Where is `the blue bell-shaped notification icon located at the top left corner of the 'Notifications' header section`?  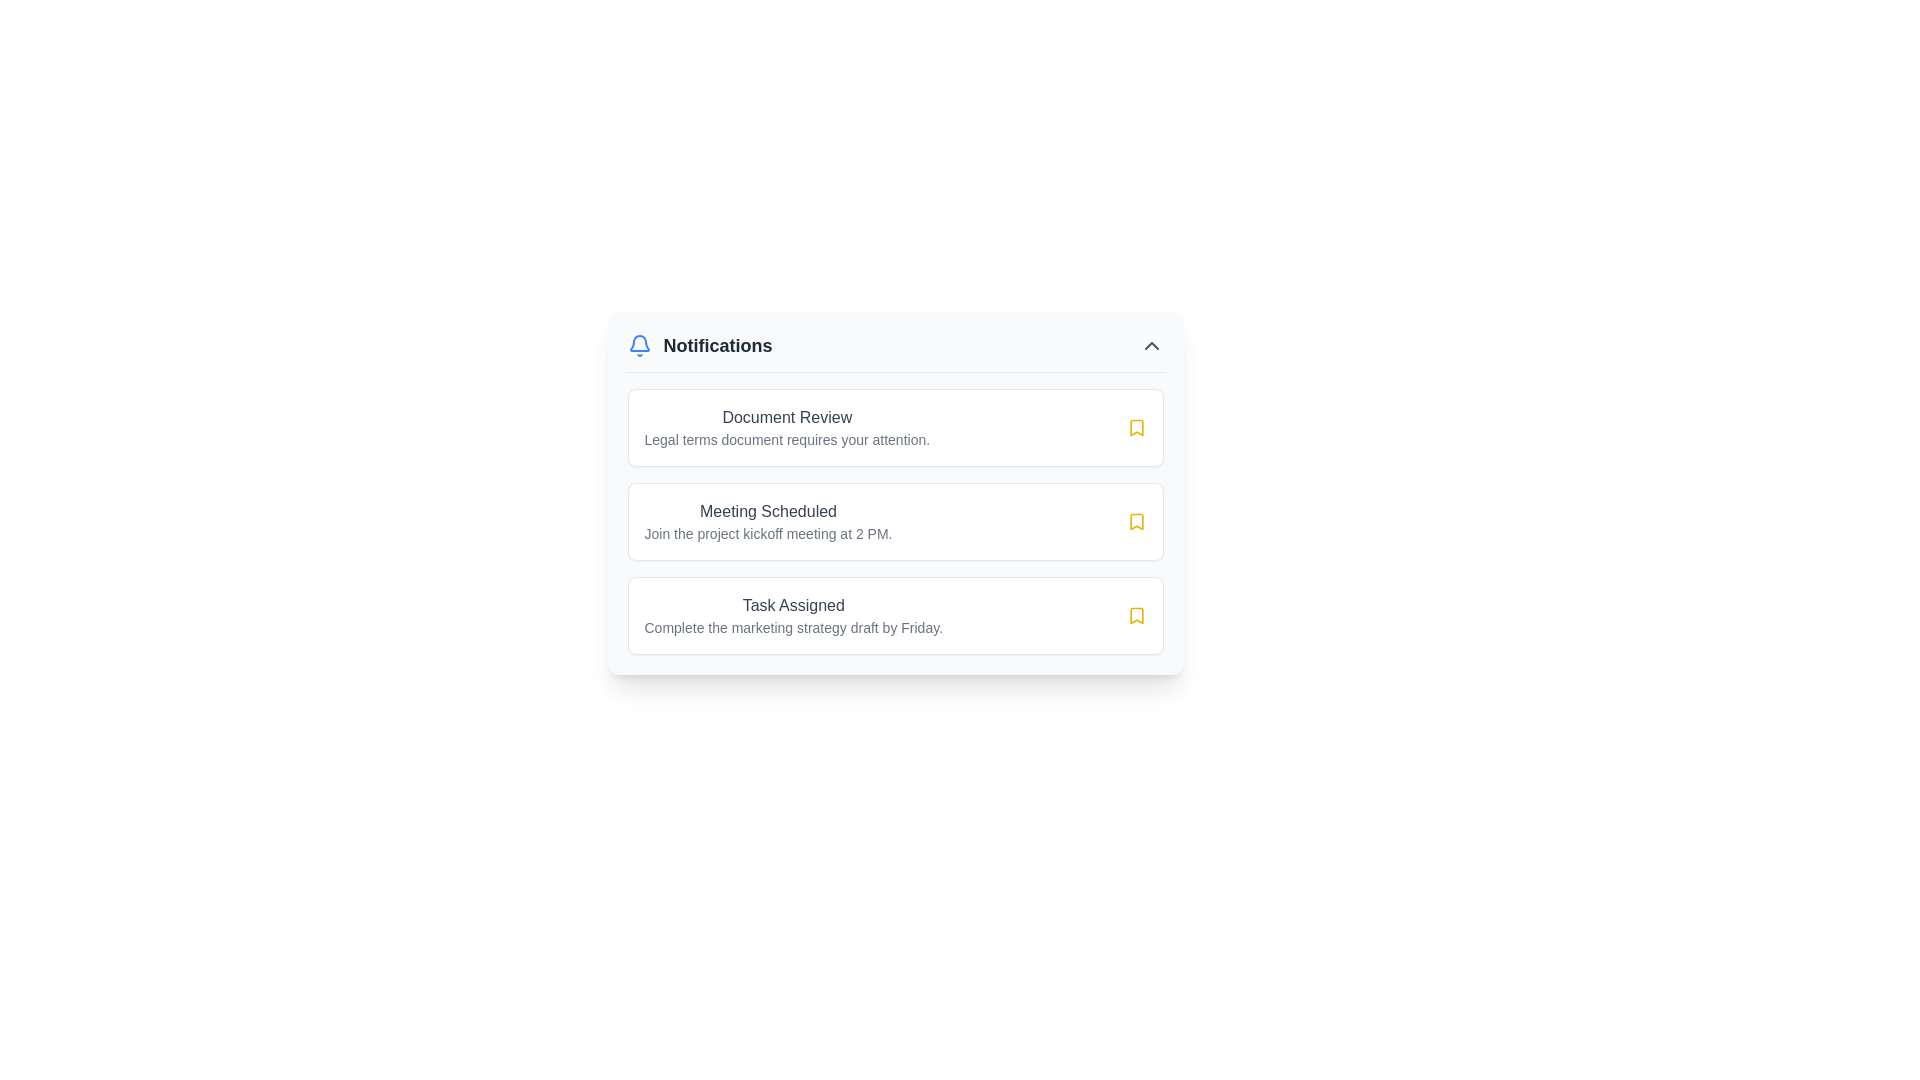
the blue bell-shaped notification icon located at the top left corner of the 'Notifications' header section is located at coordinates (638, 345).